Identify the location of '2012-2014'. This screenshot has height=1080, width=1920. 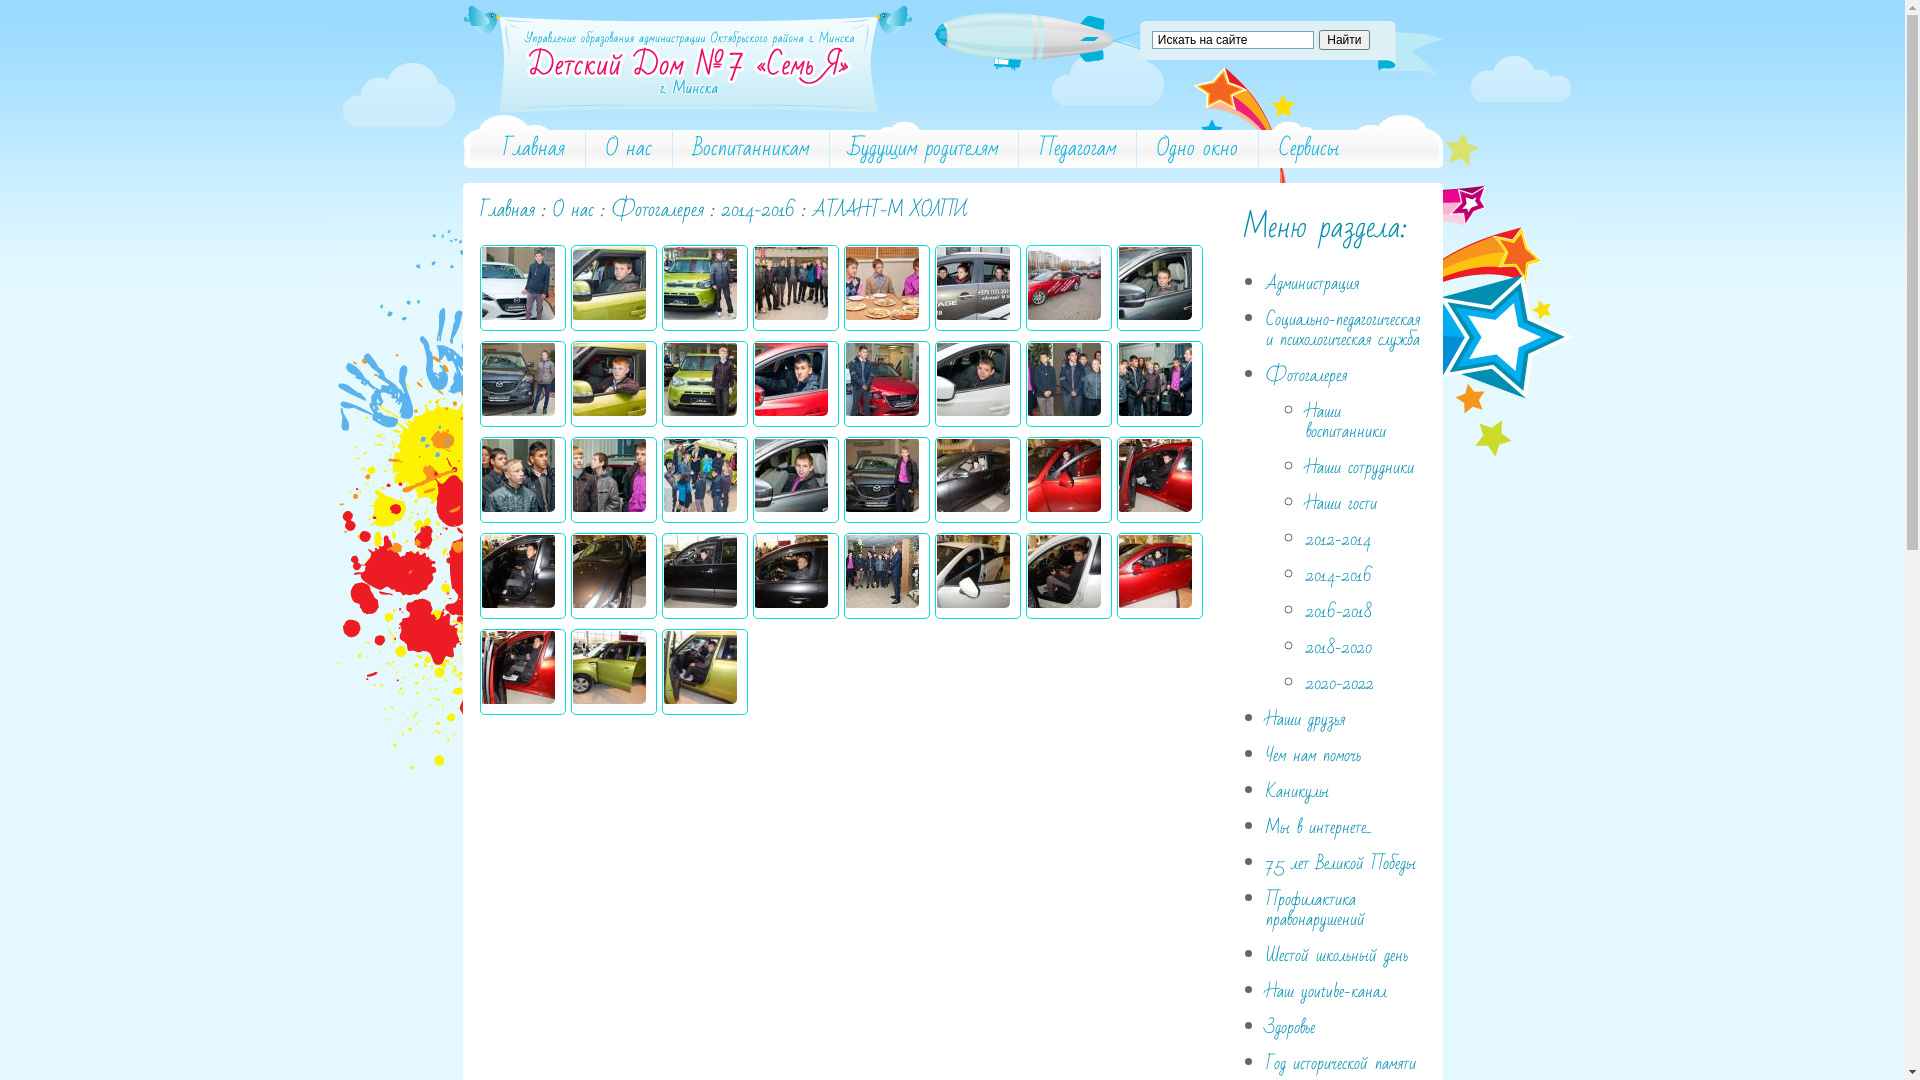
(1338, 538).